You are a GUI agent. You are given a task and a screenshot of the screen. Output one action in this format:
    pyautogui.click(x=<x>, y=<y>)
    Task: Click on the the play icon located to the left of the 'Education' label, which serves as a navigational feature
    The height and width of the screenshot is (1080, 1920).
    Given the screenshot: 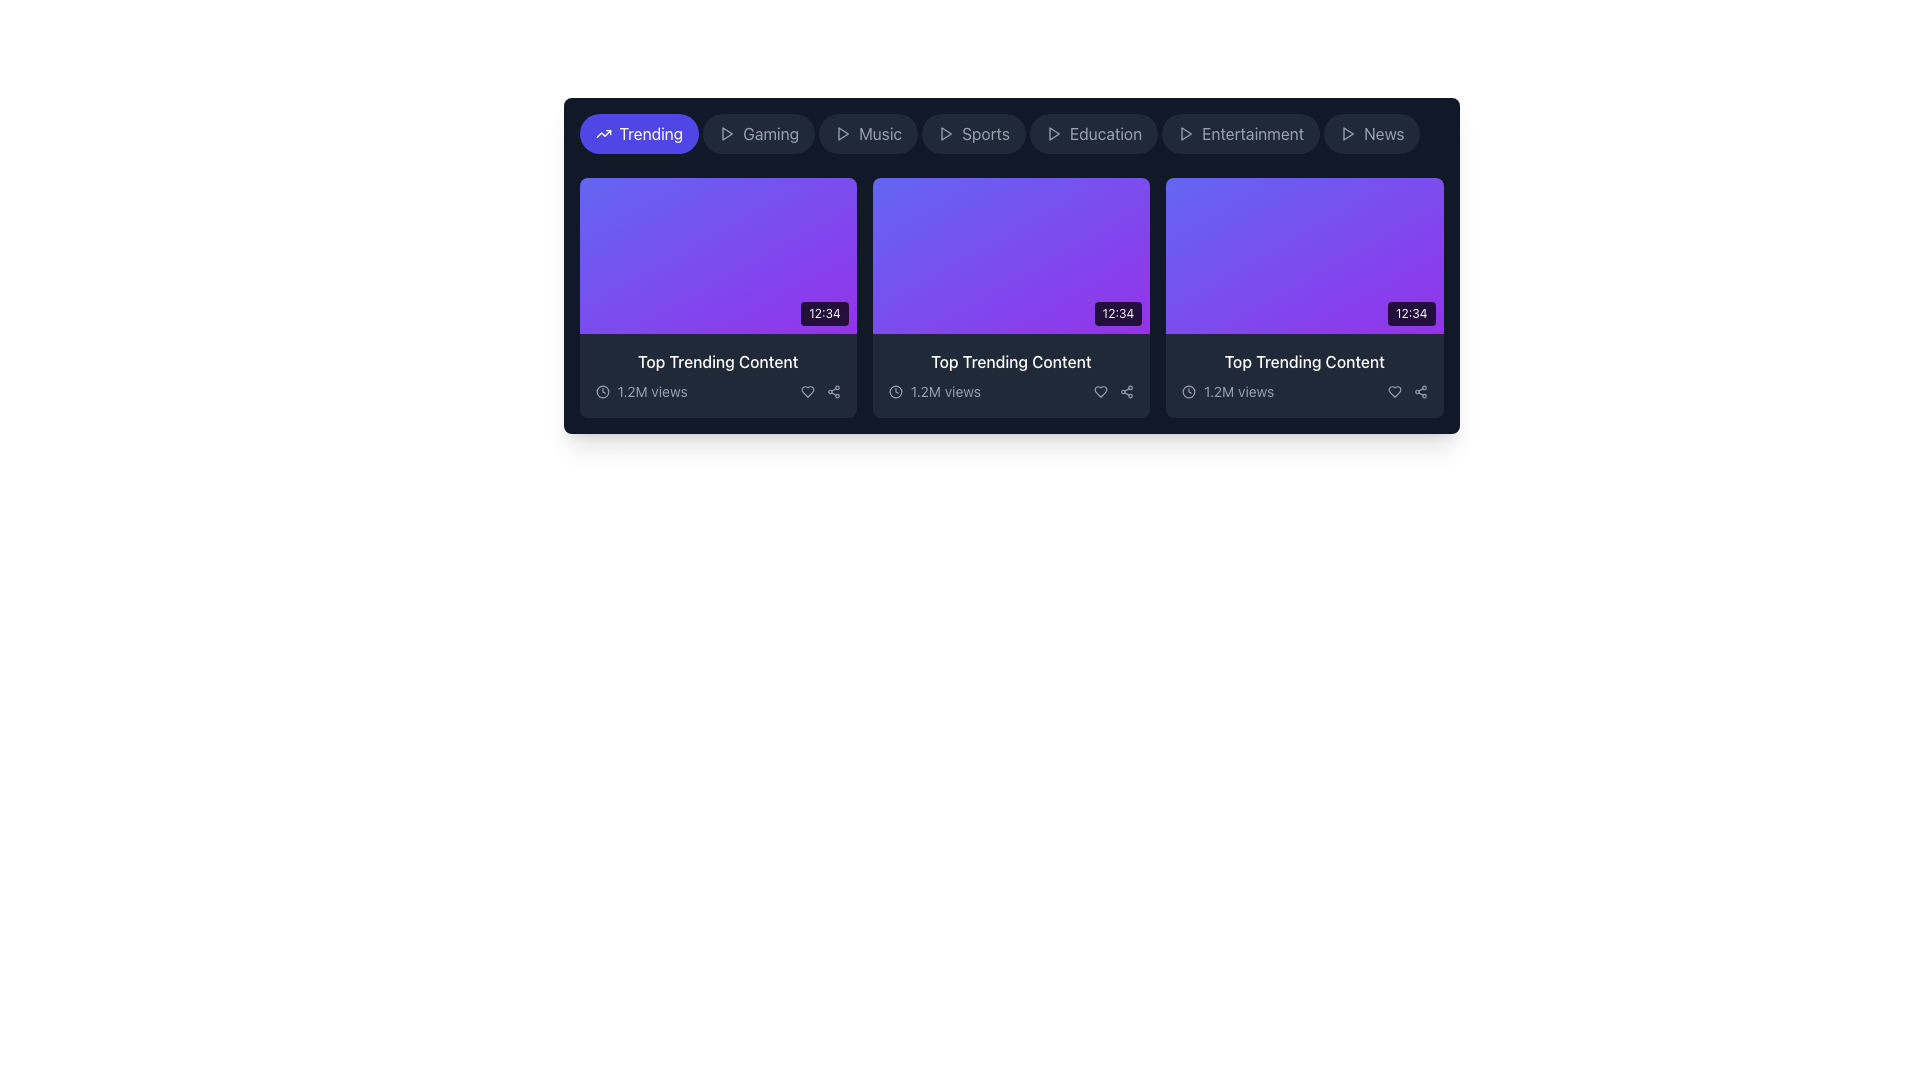 What is the action you would take?
    pyautogui.click(x=1052, y=134)
    